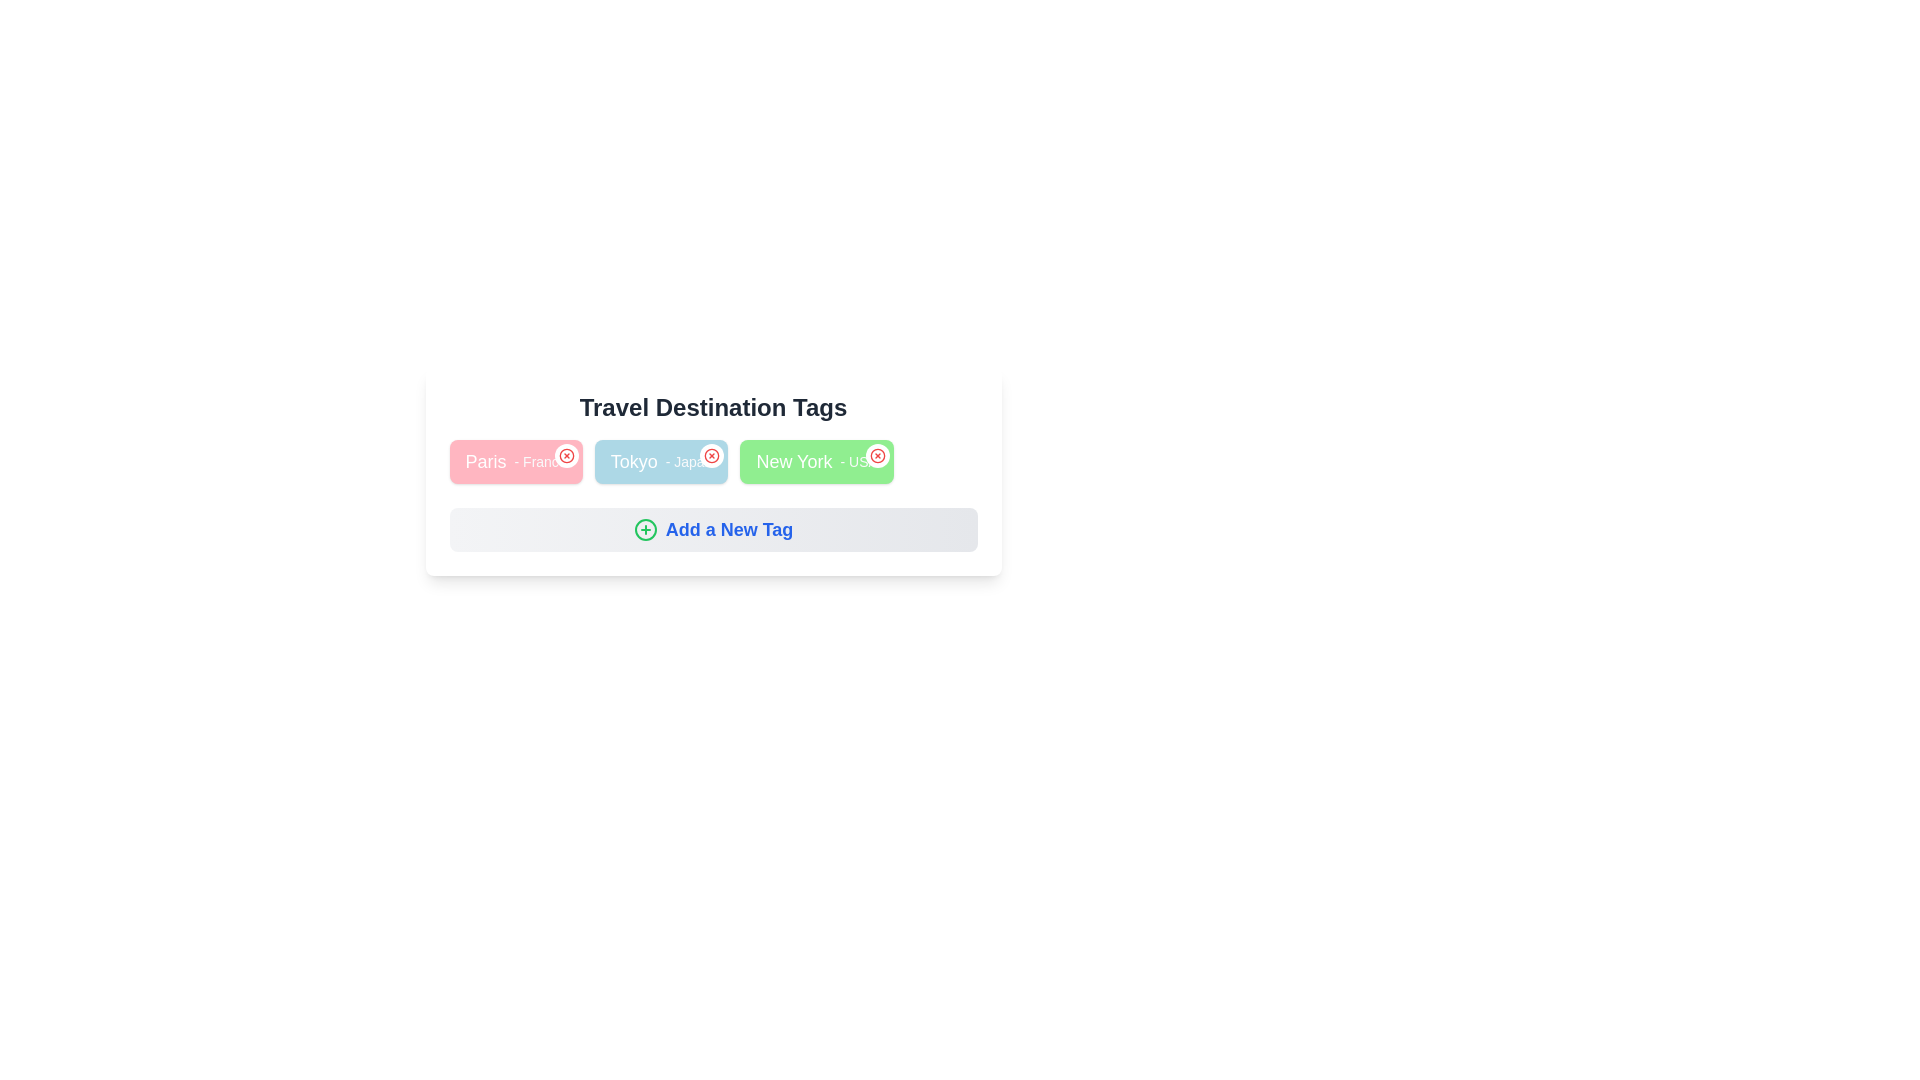  What do you see at coordinates (713, 528) in the screenshot?
I see `the 'Add a New Tag' button to initiate the process of adding a new tag` at bounding box center [713, 528].